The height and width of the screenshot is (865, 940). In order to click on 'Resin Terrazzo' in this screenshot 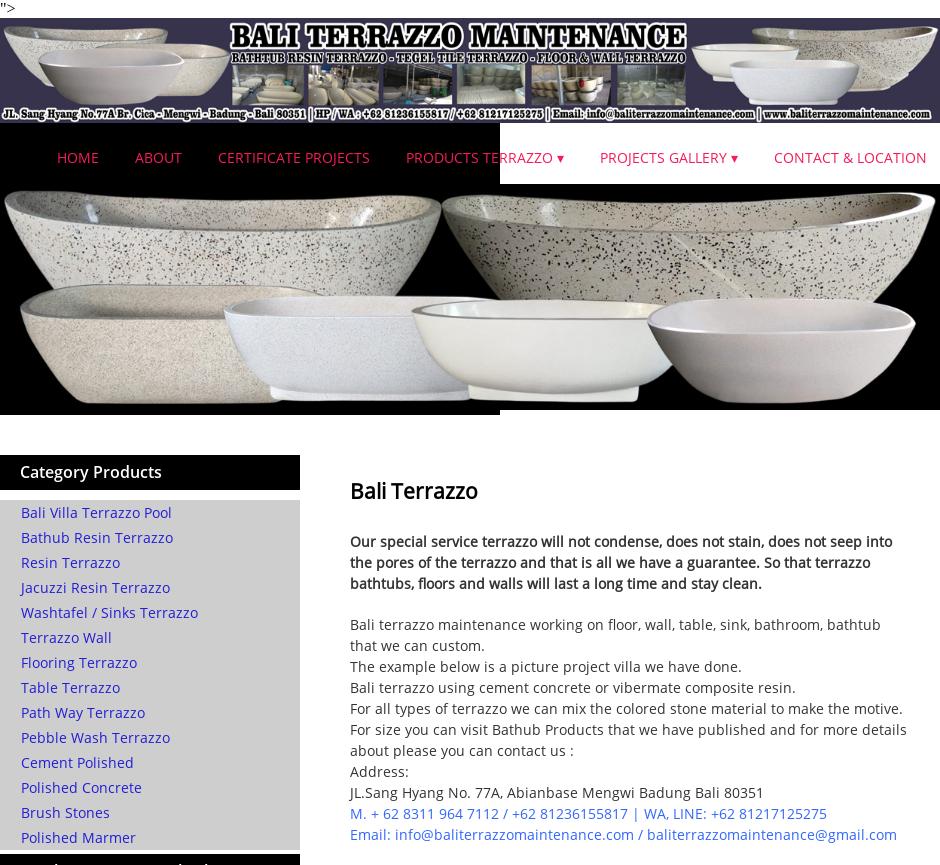, I will do `click(69, 561)`.